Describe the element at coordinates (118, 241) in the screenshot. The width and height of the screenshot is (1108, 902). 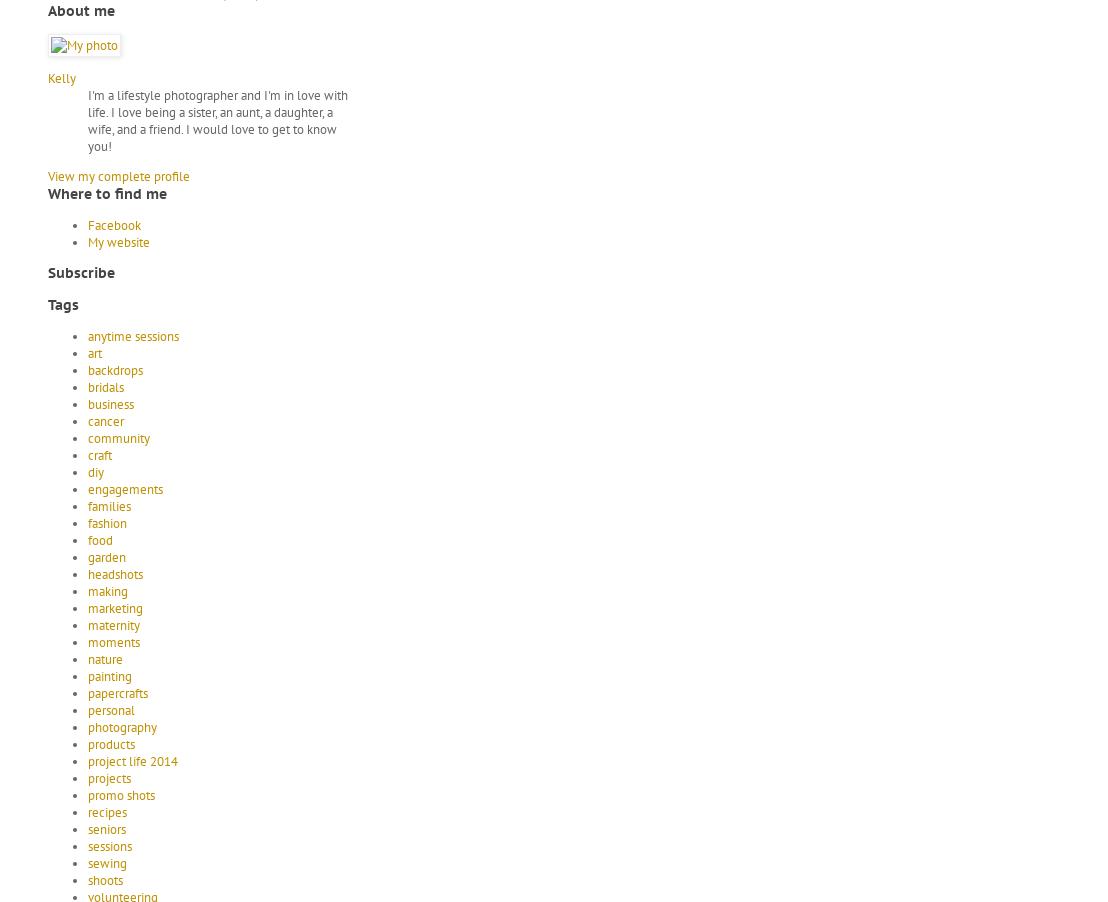
I see `'My website'` at that location.